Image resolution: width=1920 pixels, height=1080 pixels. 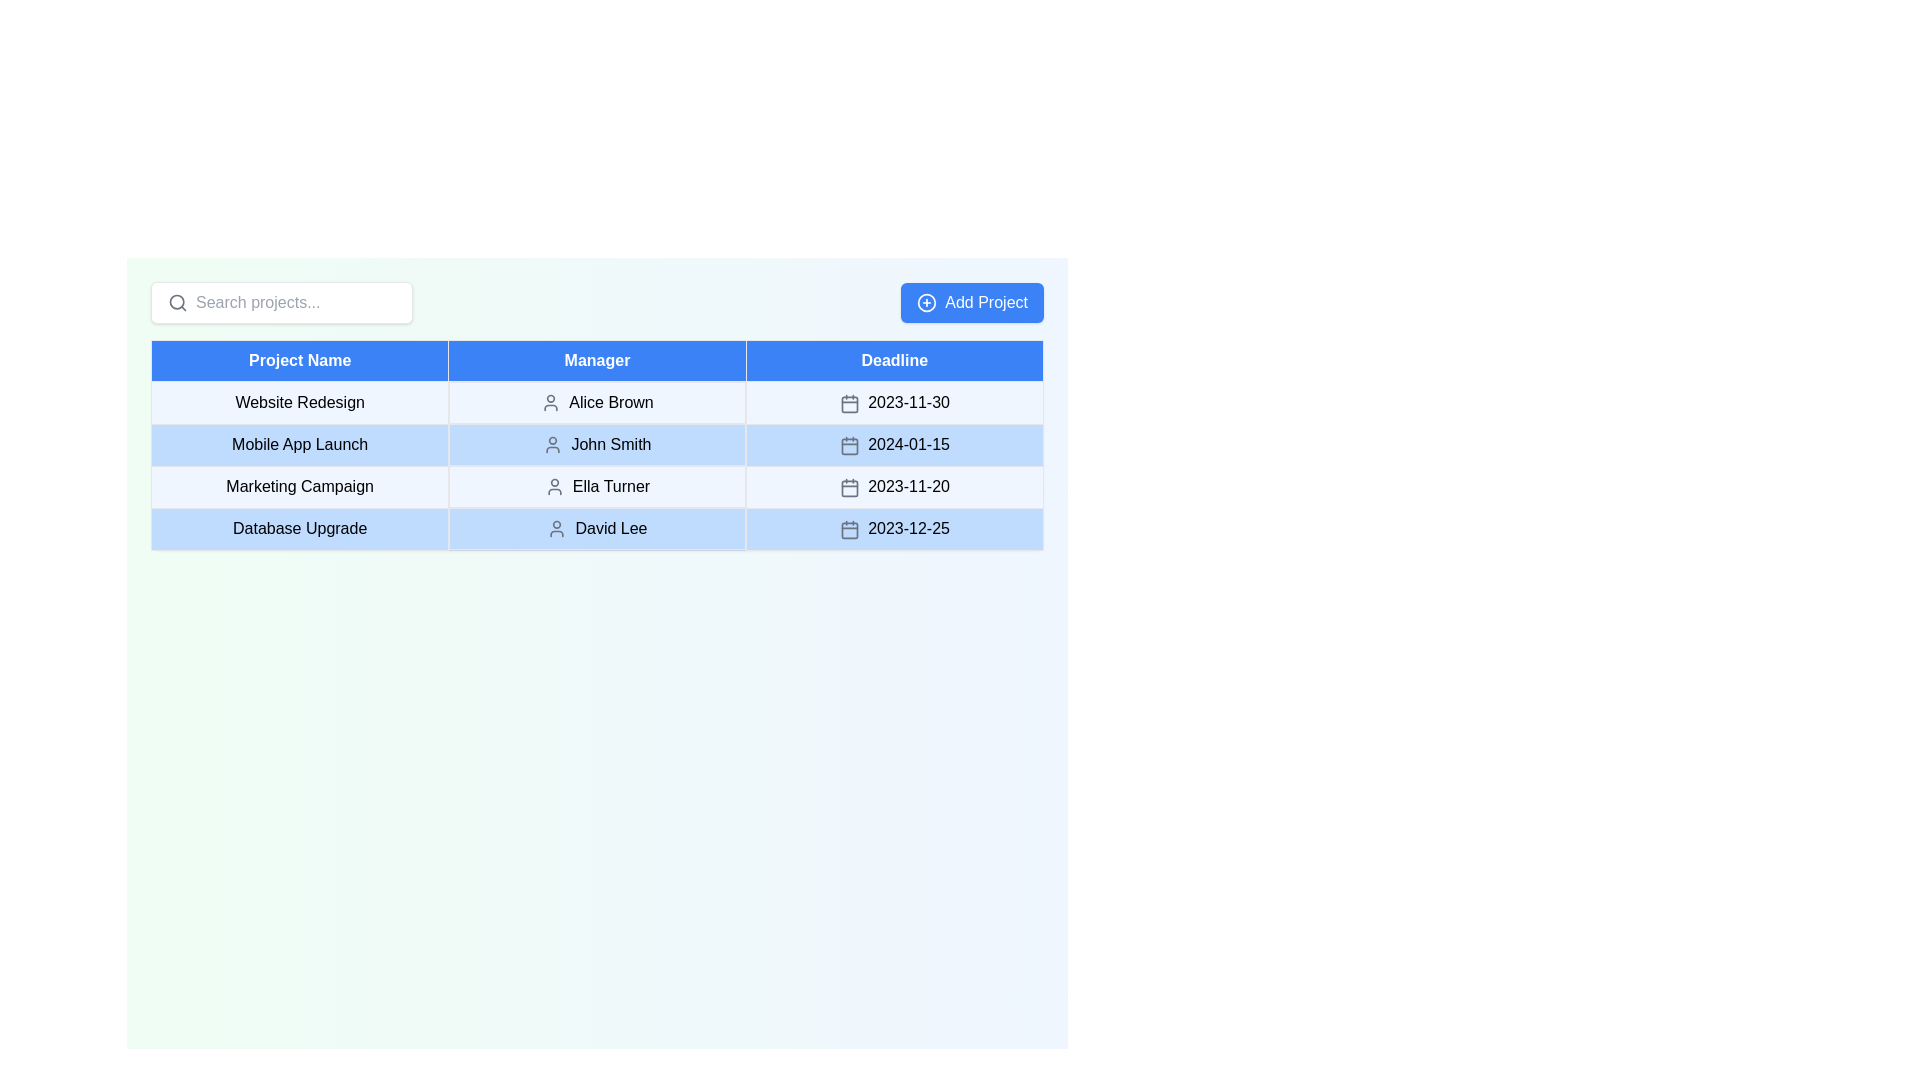 What do you see at coordinates (177, 302) in the screenshot?
I see `the SVG circle element that represents the search magnifier's lens, located to the left of the search bar` at bounding box center [177, 302].